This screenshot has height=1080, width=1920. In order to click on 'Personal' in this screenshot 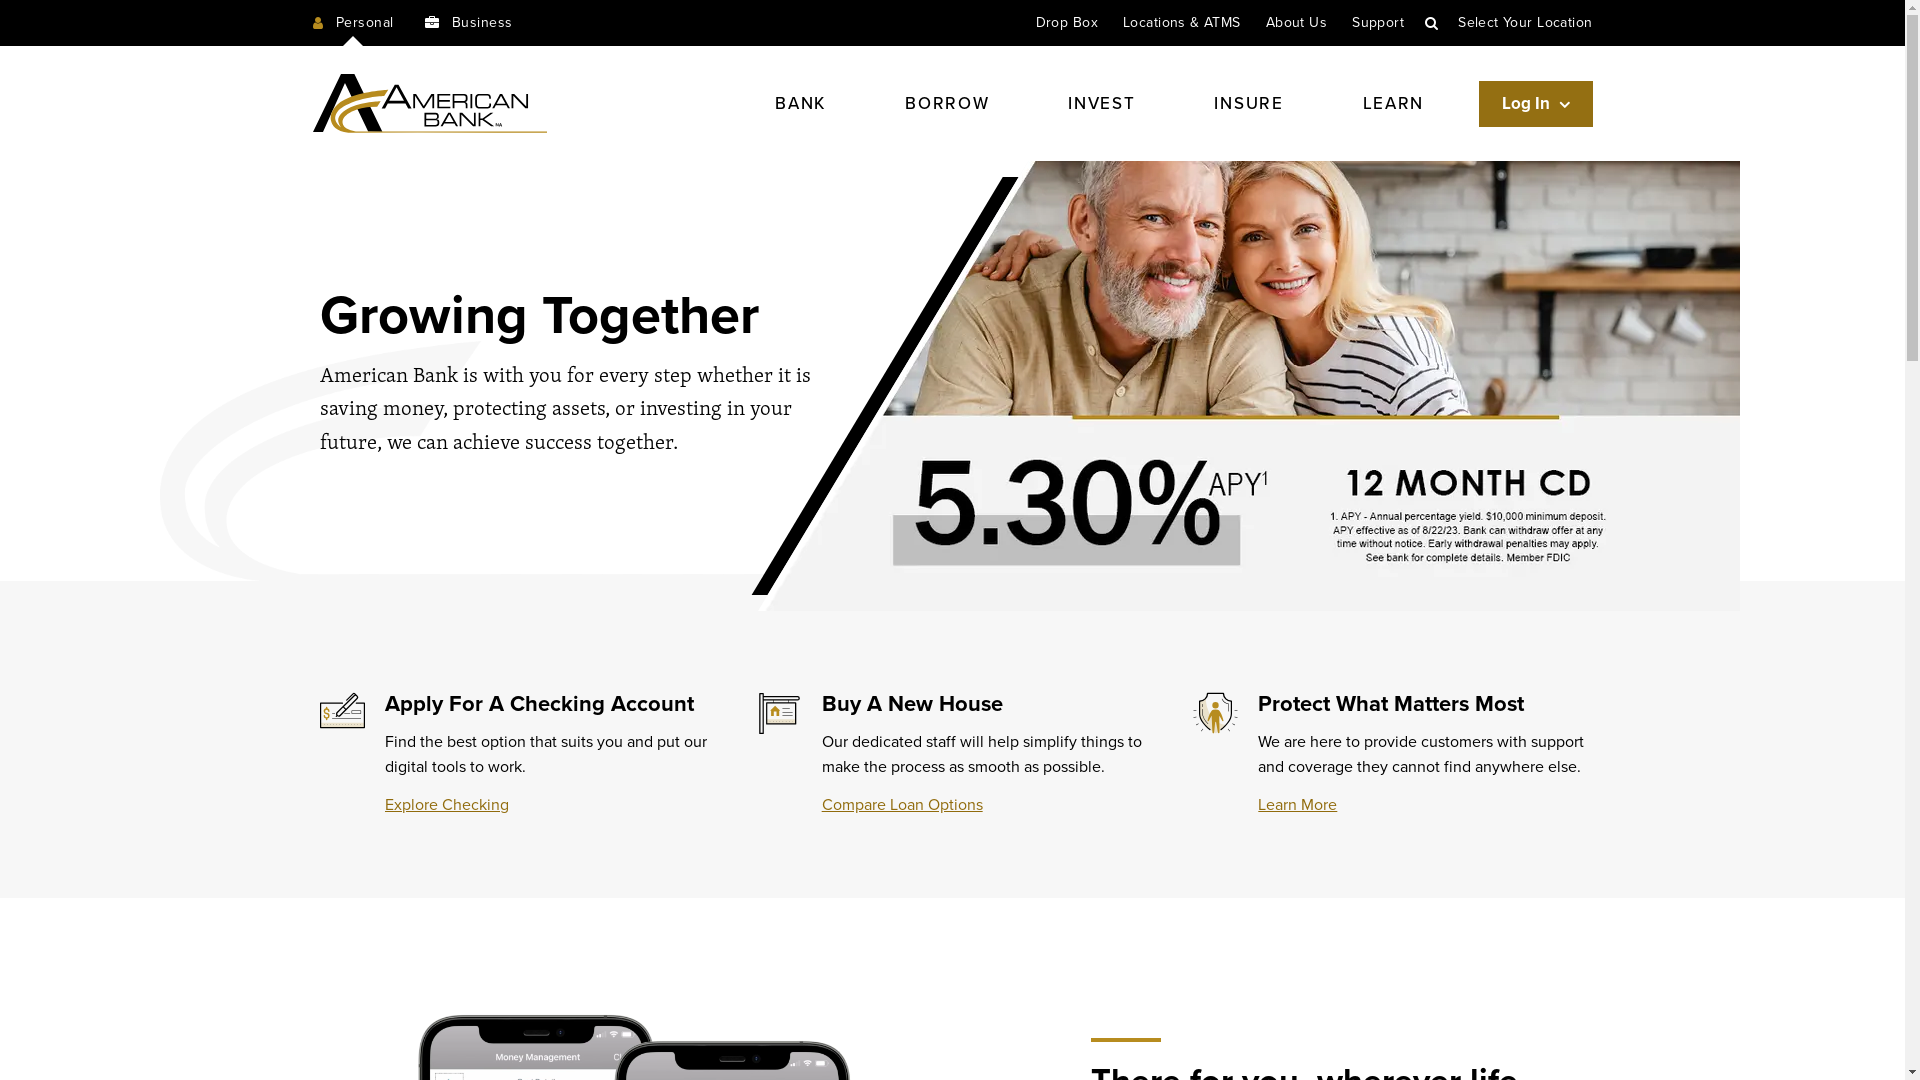, I will do `click(352, 23)`.